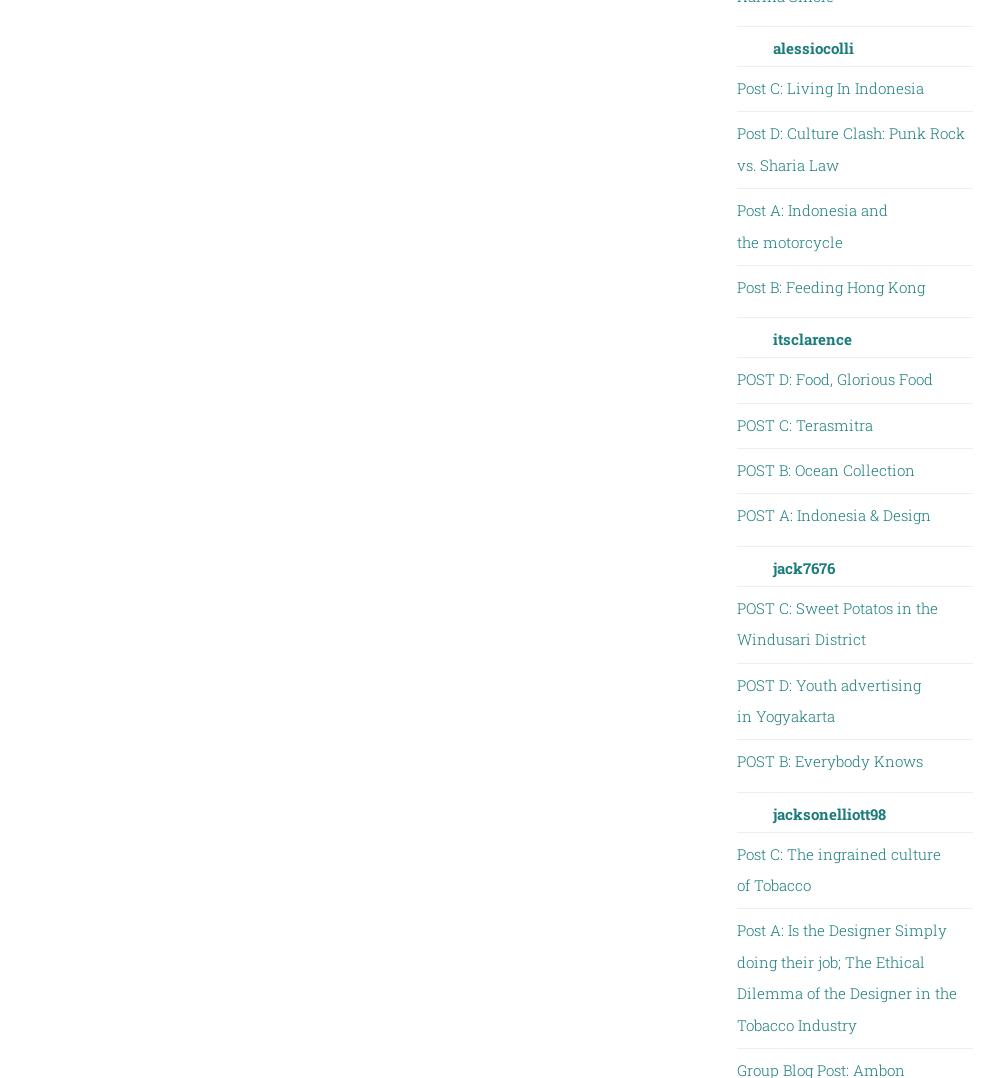  Describe the element at coordinates (735, 514) in the screenshot. I see `'POST A: Indonesia & Design'` at that location.